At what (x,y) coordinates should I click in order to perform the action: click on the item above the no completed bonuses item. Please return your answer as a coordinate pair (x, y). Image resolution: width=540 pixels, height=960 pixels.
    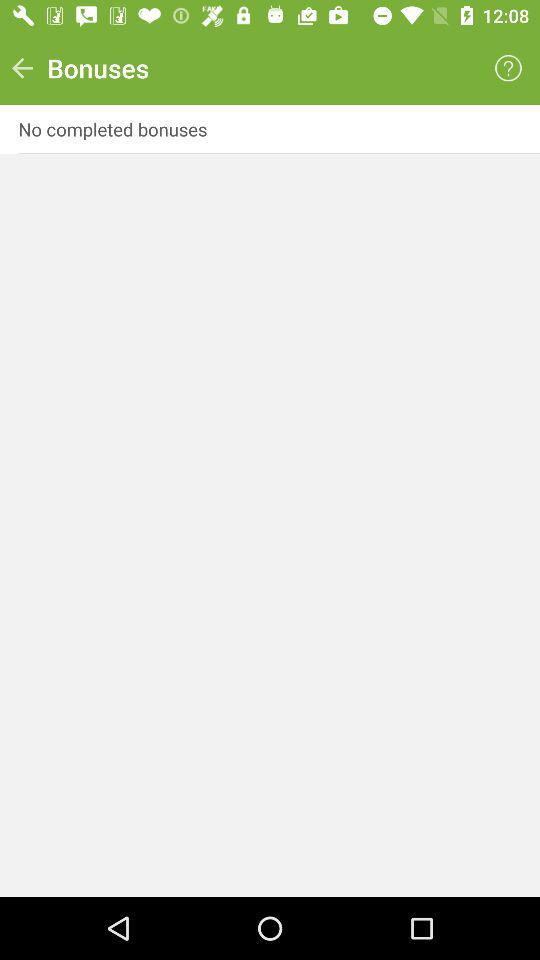
    Looking at the image, I should click on (508, 68).